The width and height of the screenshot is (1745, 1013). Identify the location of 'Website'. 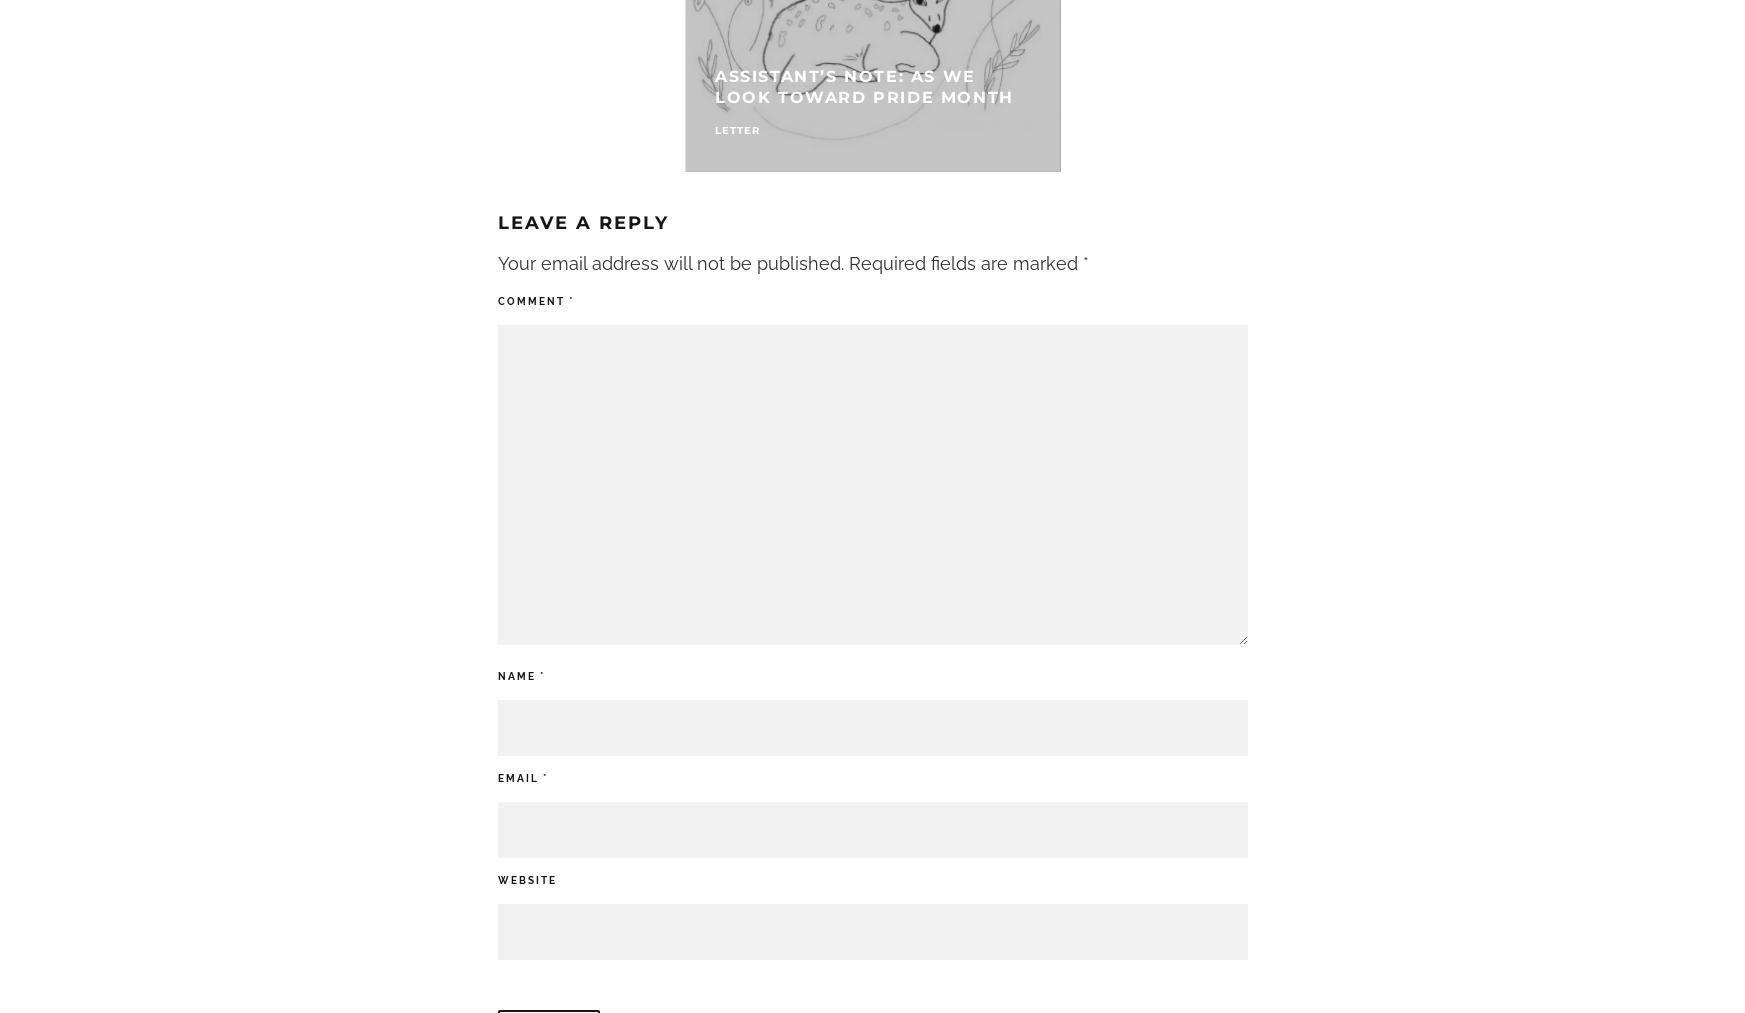
(526, 878).